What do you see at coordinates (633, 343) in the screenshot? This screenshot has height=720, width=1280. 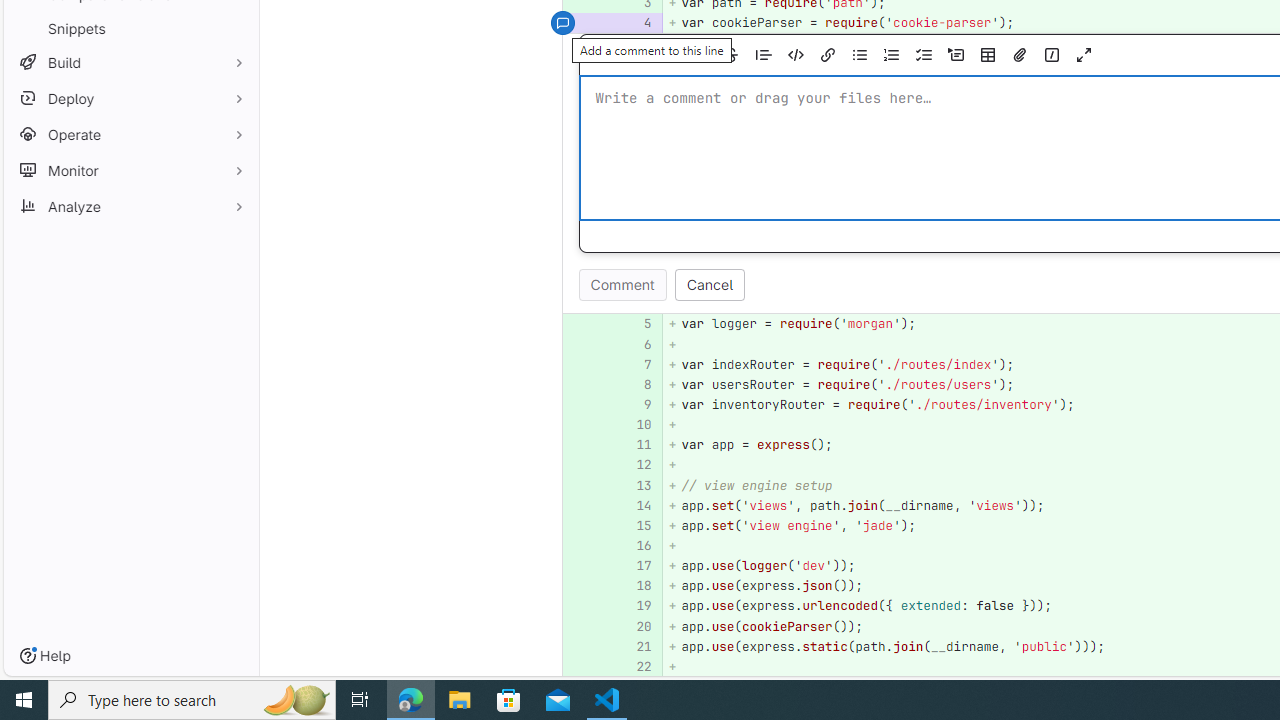 I see `'6'` at bounding box center [633, 343].